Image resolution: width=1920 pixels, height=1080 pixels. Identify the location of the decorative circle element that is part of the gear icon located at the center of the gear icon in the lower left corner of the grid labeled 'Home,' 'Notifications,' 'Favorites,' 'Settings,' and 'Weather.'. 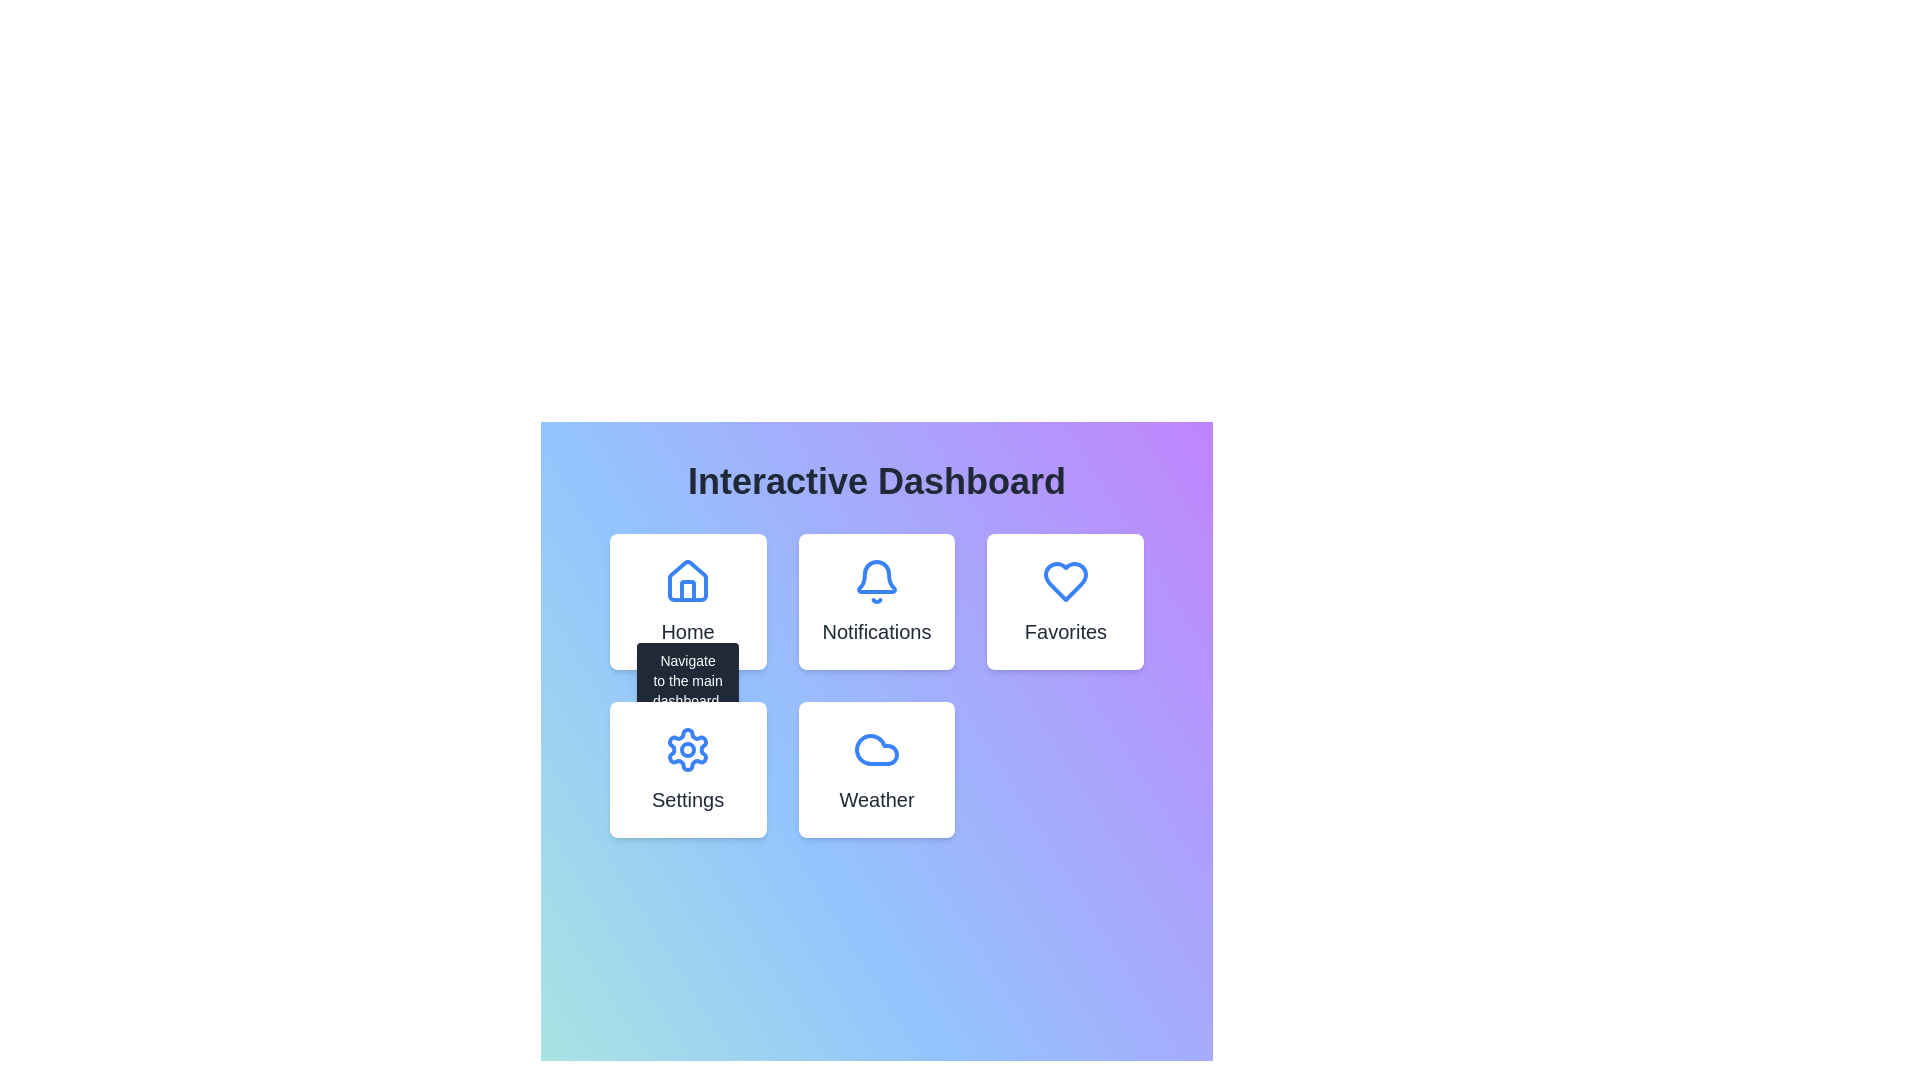
(688, 749).